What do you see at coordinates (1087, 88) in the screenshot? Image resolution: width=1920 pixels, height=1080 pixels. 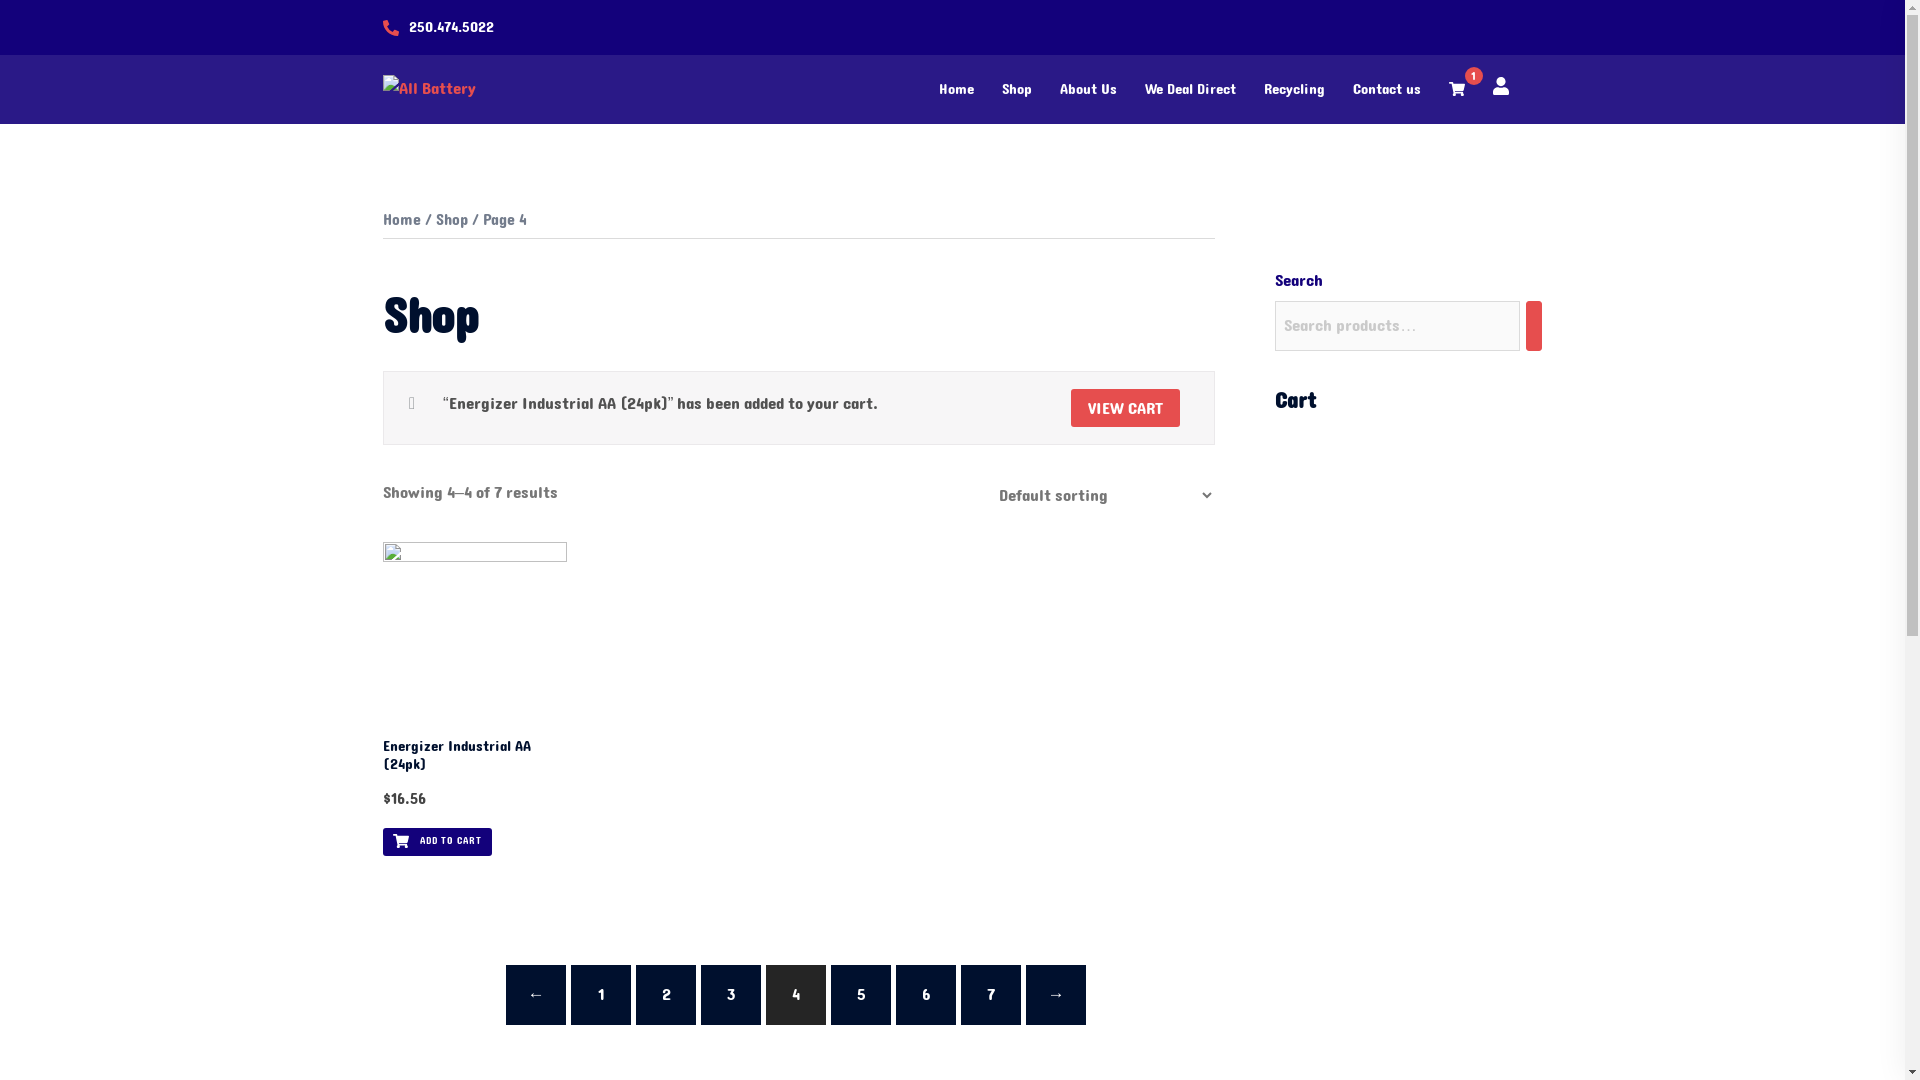 I see `'About Us'` at bounding box center [1087, 88].